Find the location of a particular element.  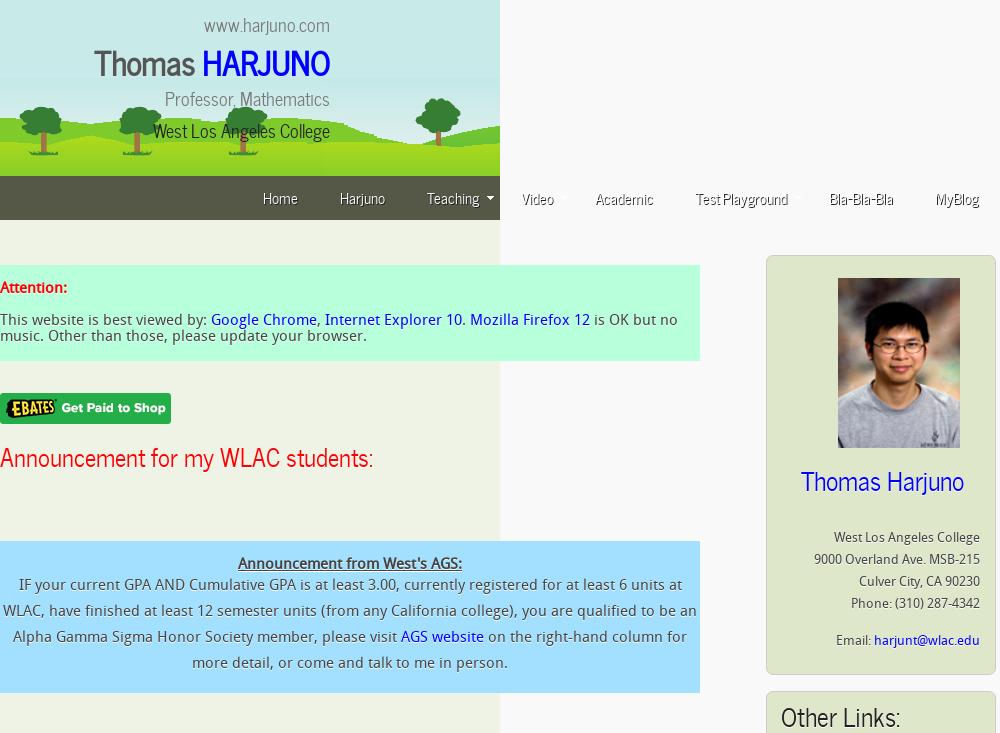

'Professor, Mathematics' is located at coordinates (246, 97).